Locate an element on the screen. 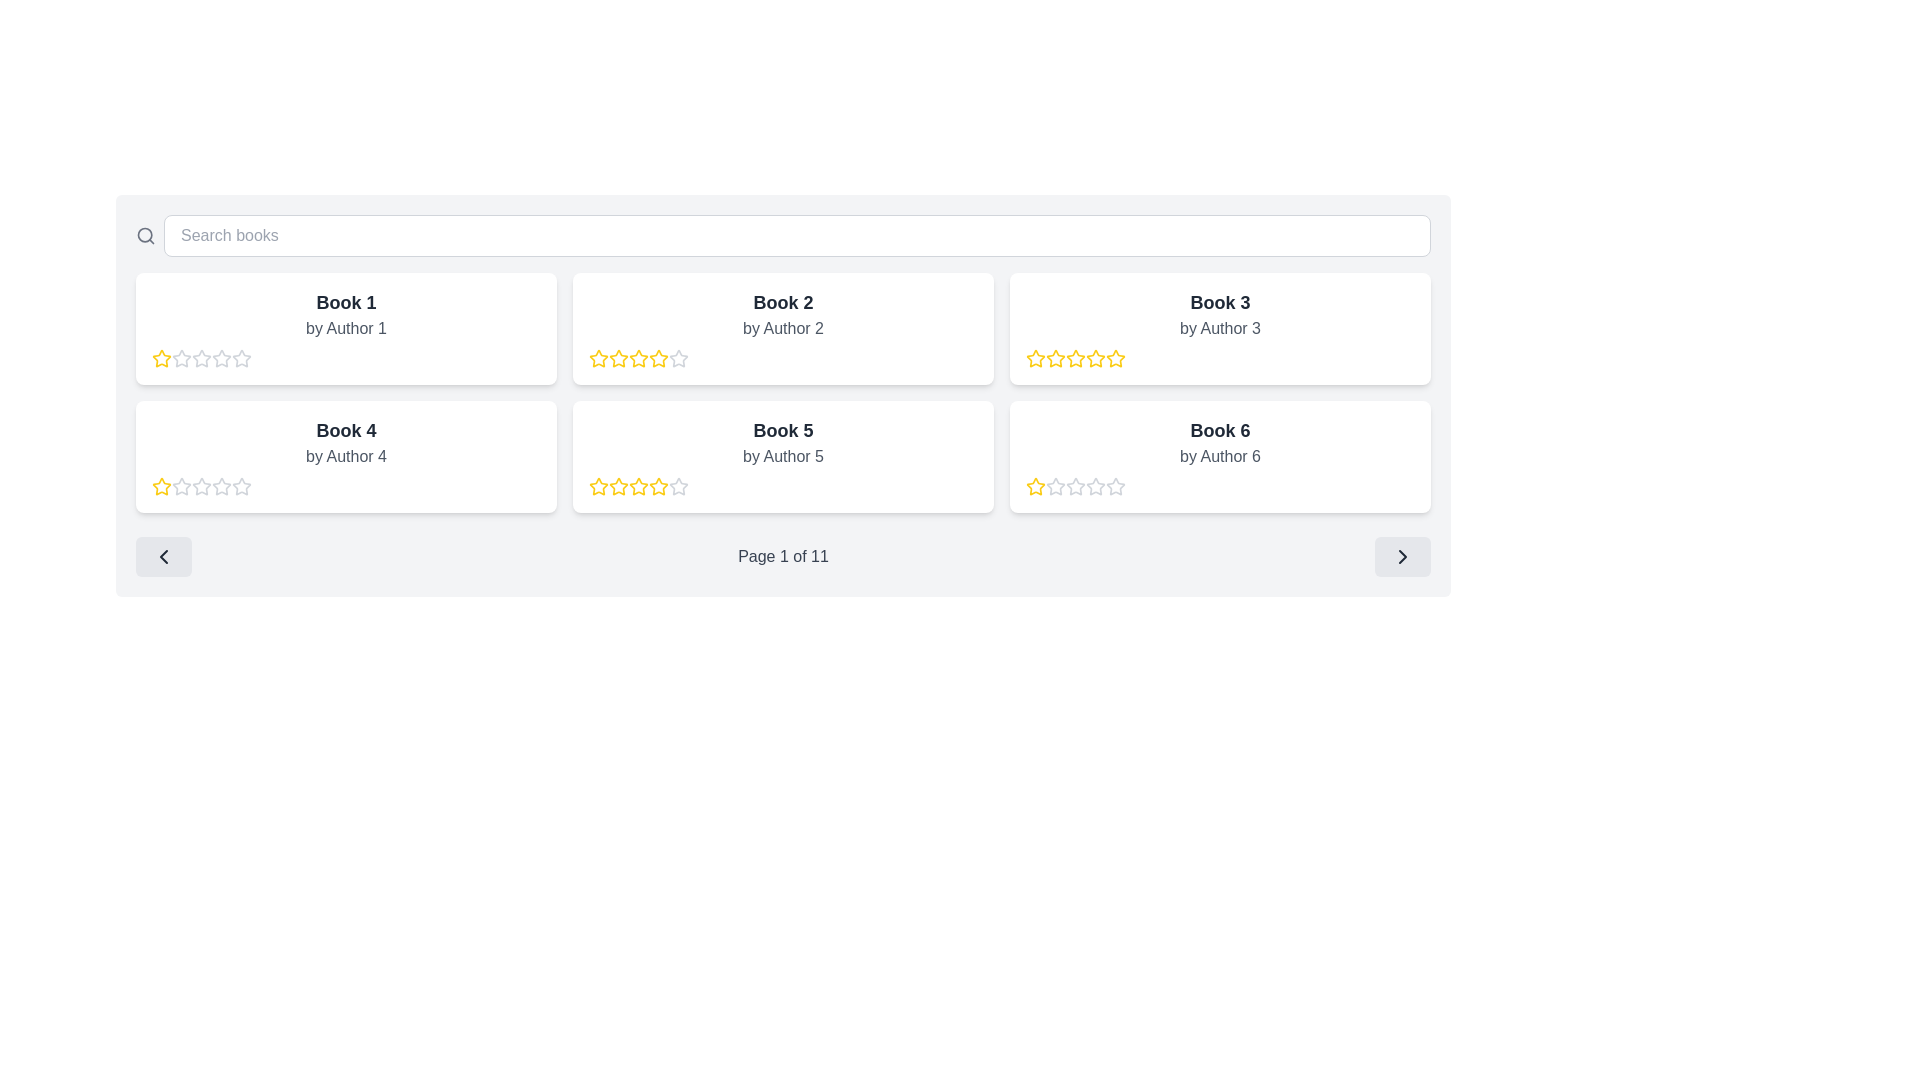 The image size is (1920, 1080). the first star icon in the second row of the rating stars under the 'Book 6' card to rate it is located at coordinates (1055, 486).